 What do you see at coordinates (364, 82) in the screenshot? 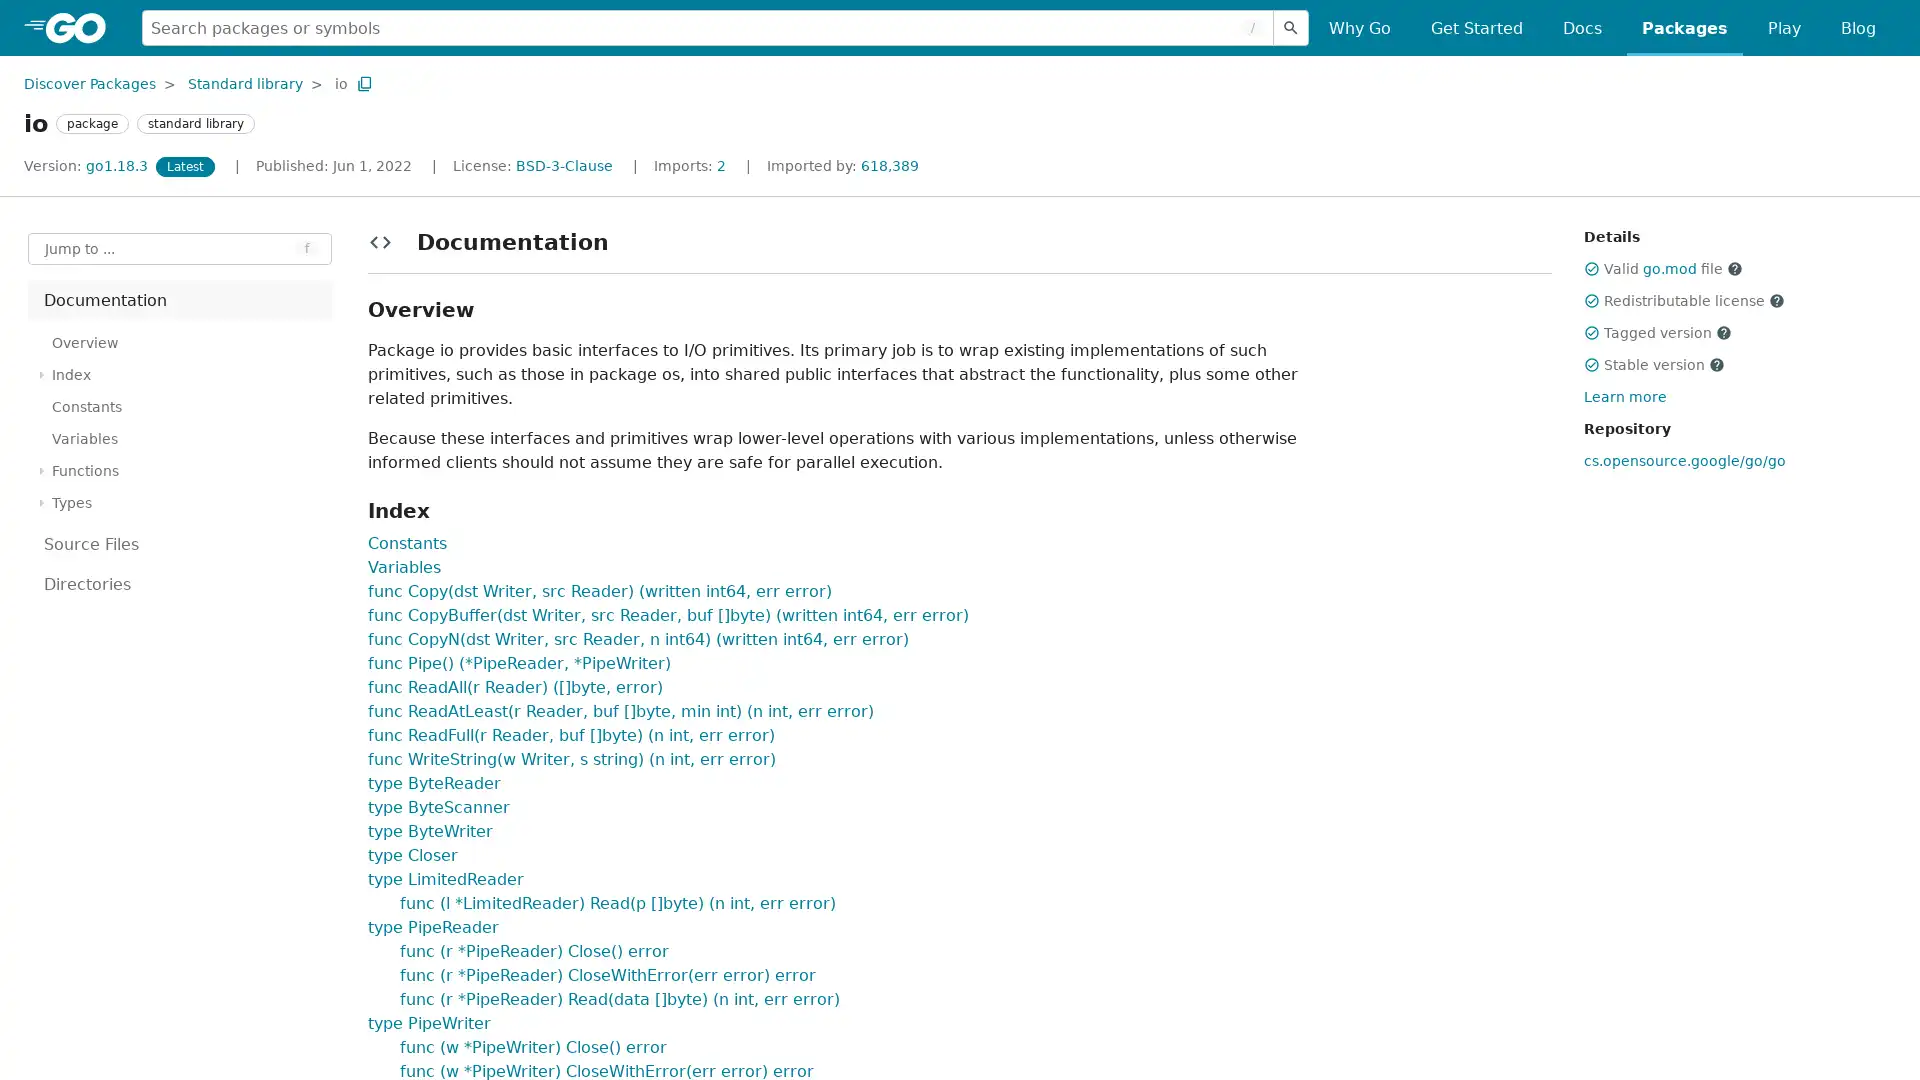
I see `Copy Path to Clipboard` at bounding box center [364, 82].